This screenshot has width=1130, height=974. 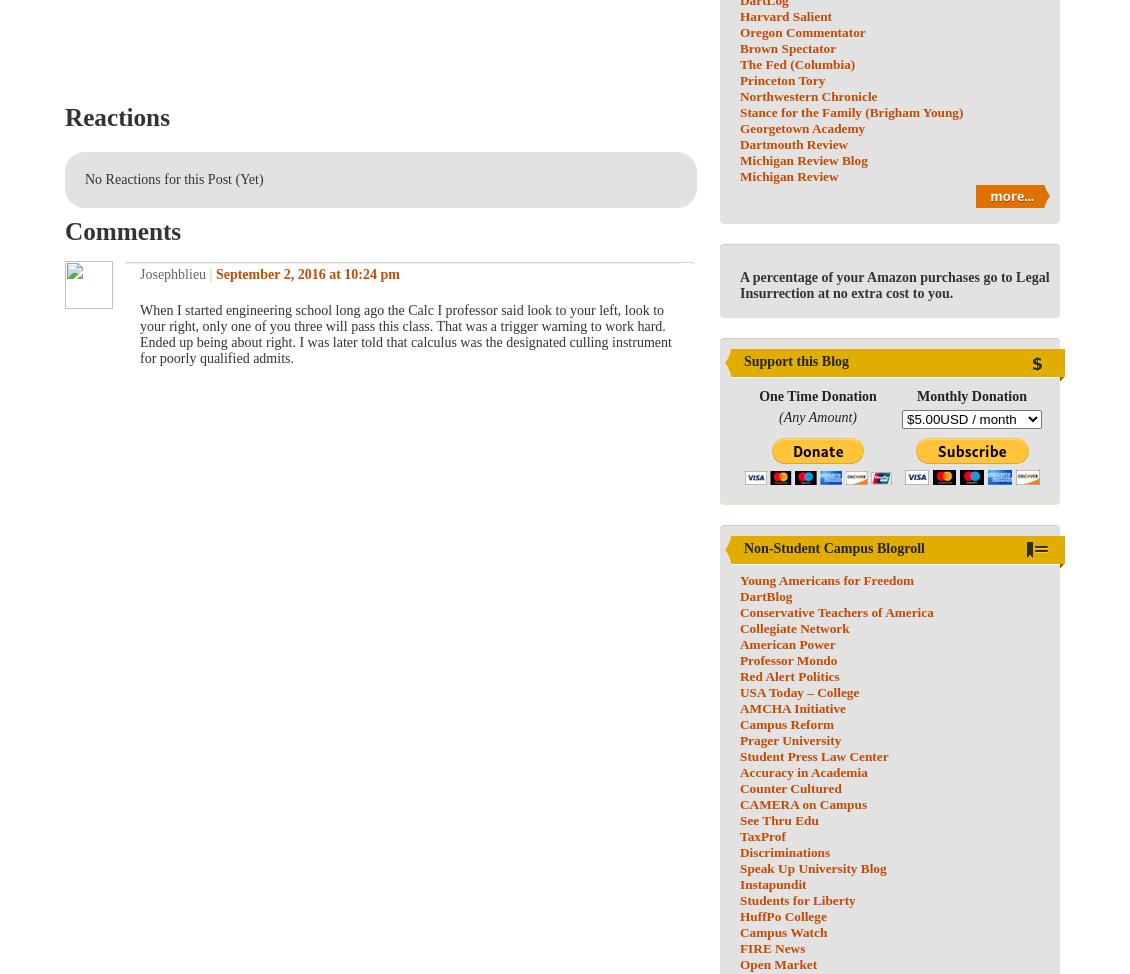 What do you see at coordinates (779, 416) in the screenshot?
I see `'(Any Amount)'` at bounding box center [779, 416].